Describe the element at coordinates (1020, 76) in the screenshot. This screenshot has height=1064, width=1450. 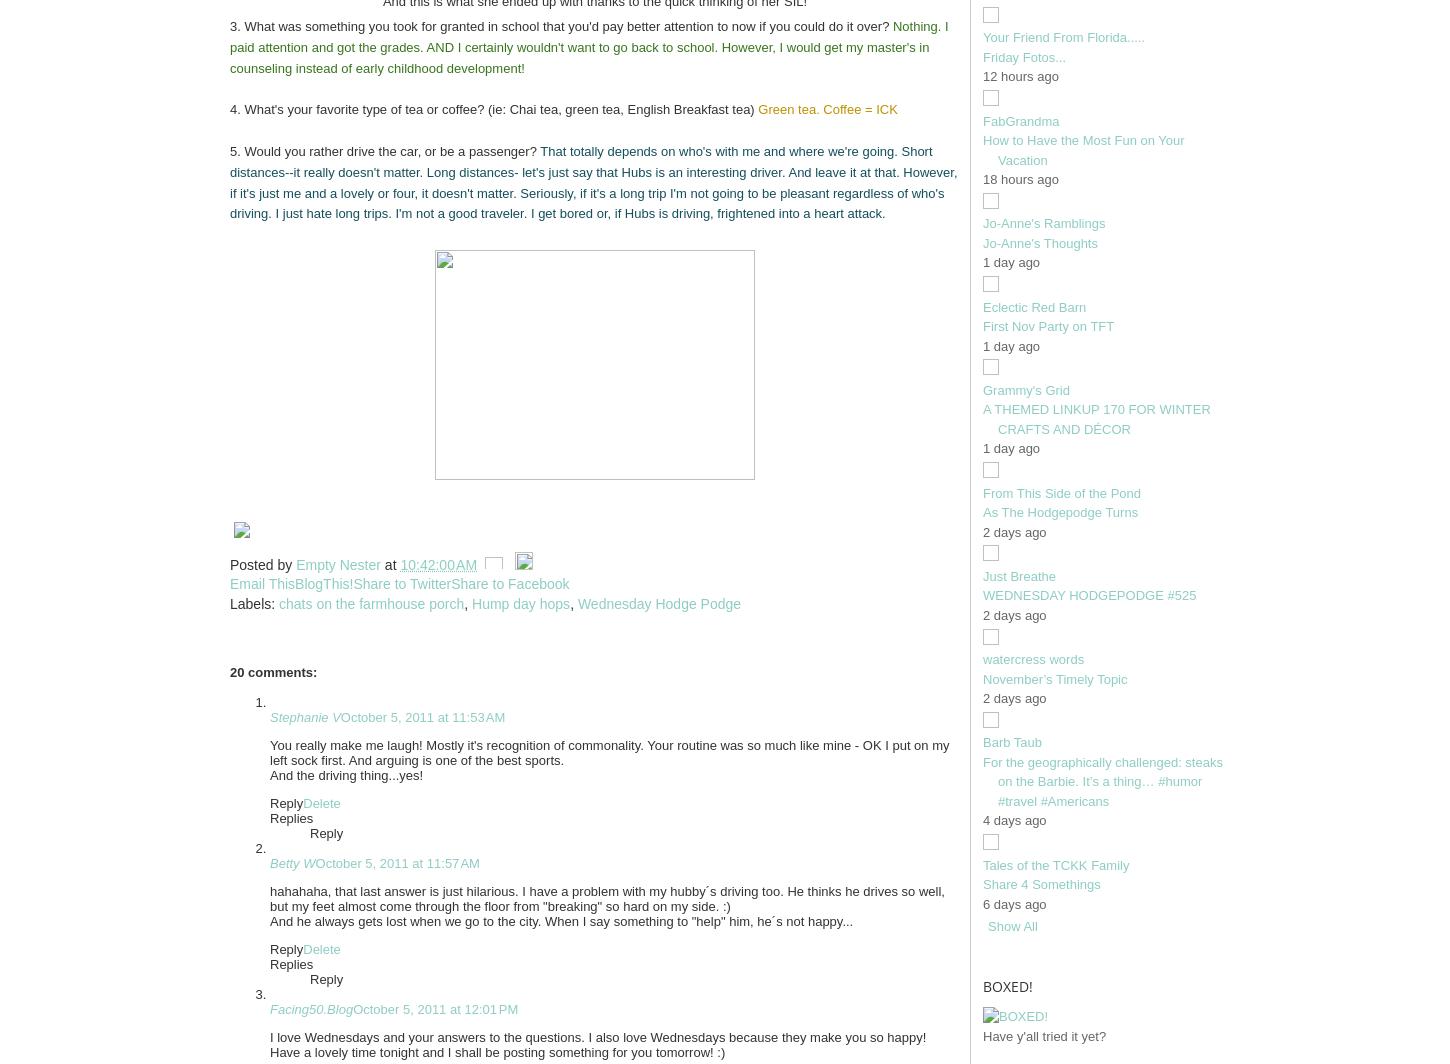
I see `'12 hours ago'` at that location.